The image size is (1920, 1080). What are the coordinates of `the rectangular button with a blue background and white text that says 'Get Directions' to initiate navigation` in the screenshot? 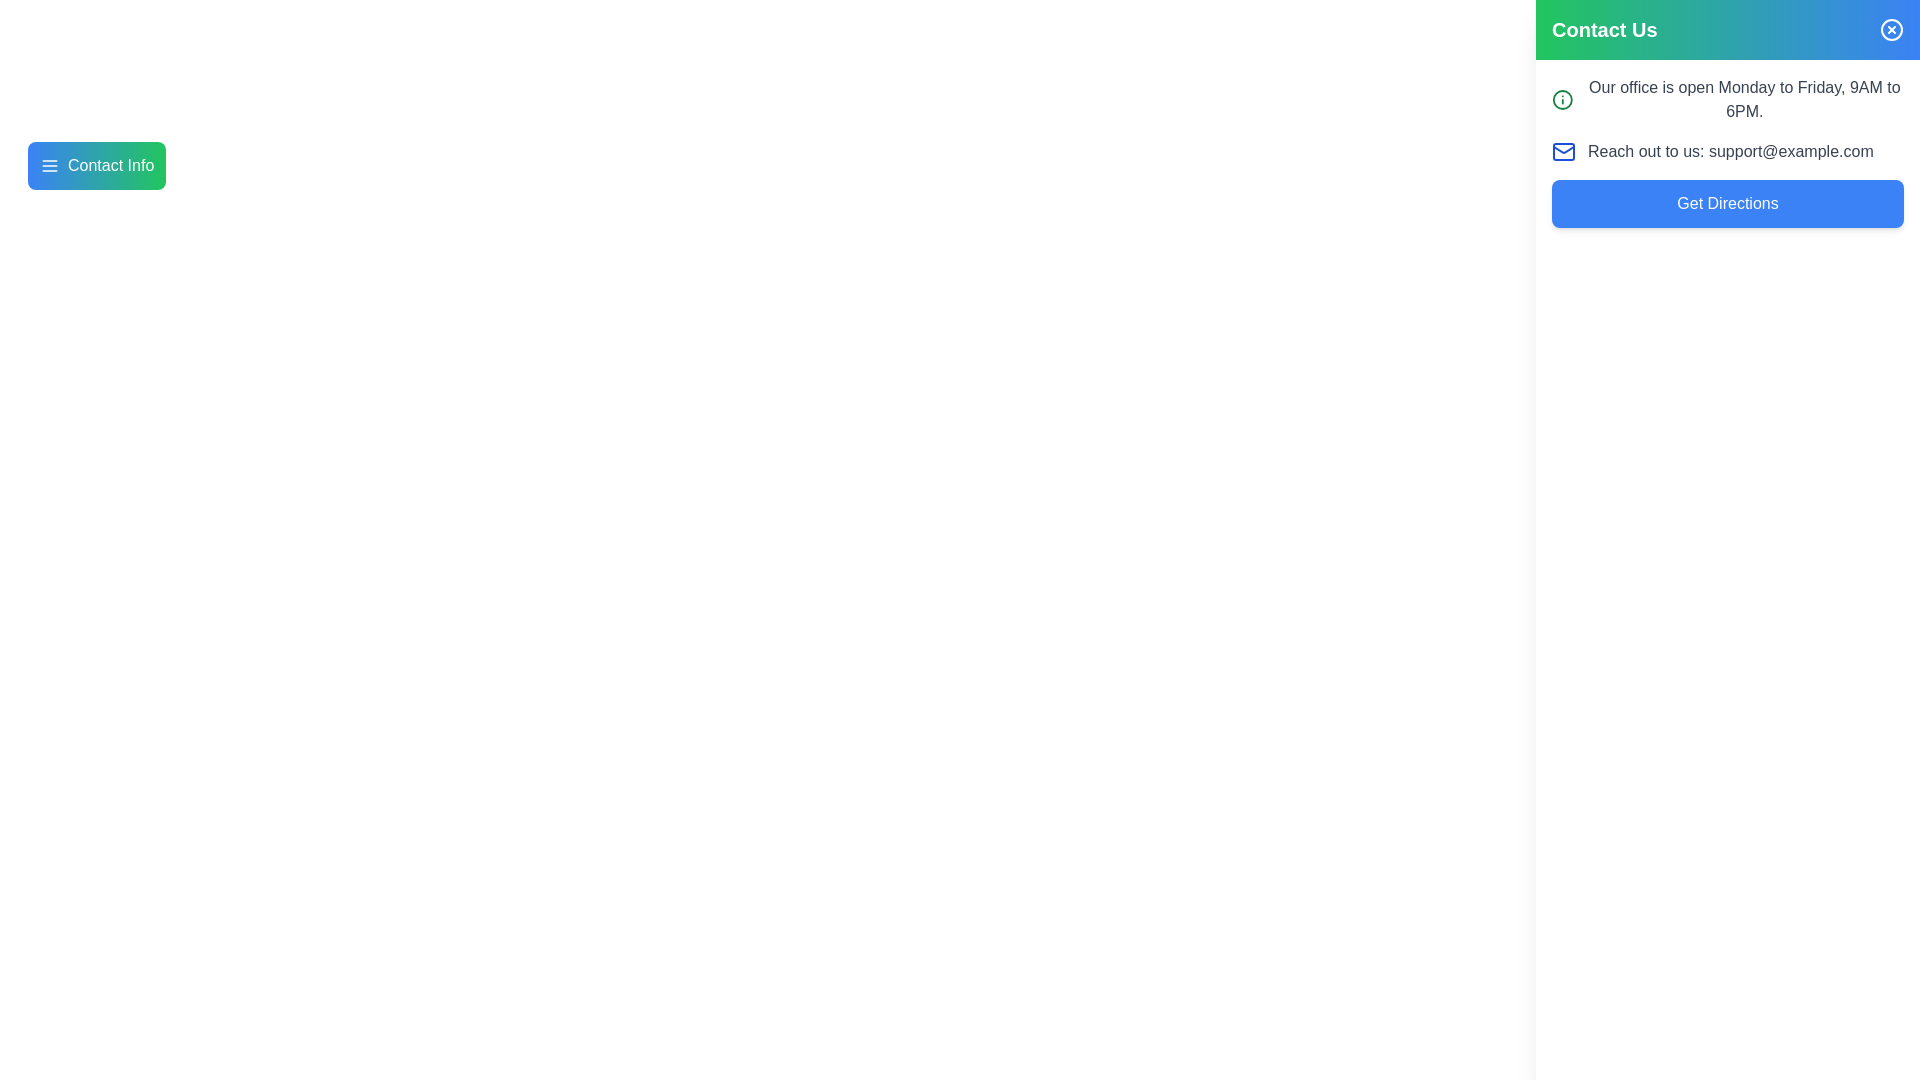 It's located at (1727, 204).